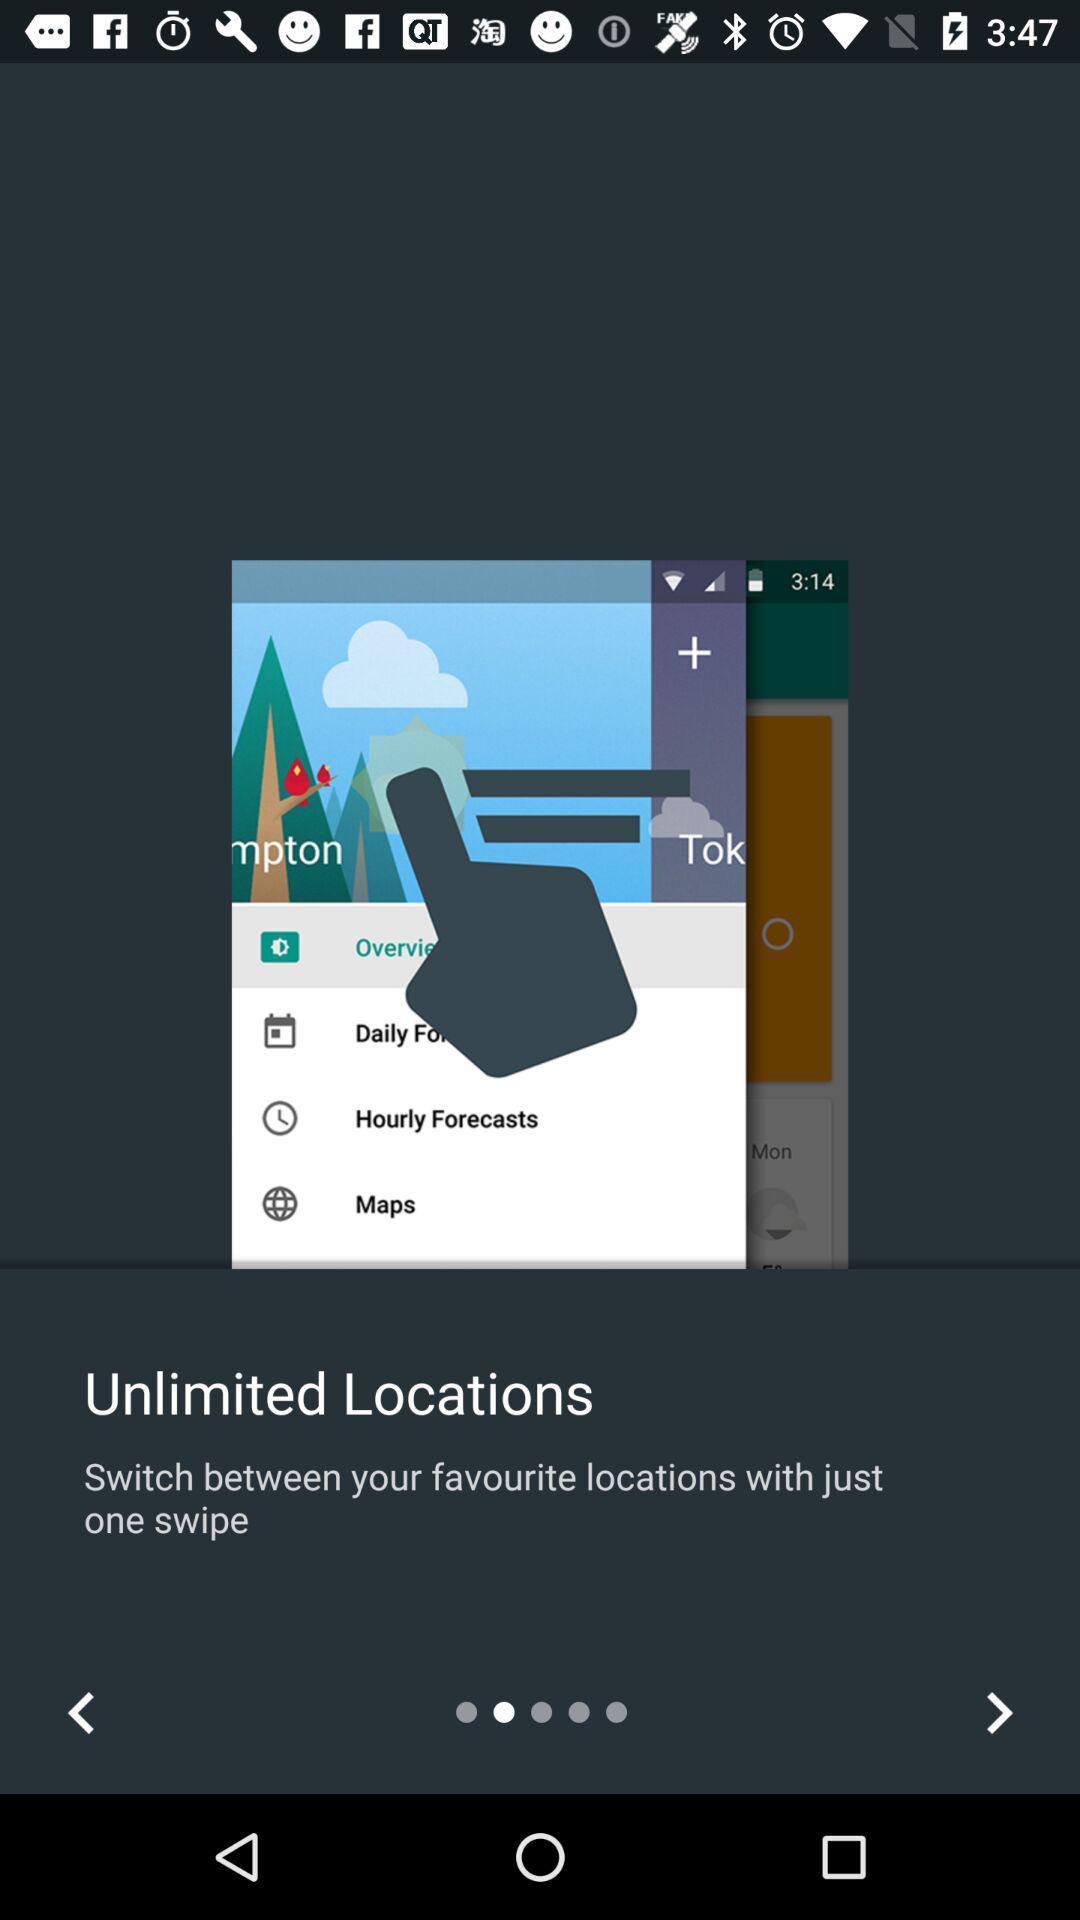 The image size is (1080, 1920). Describe the element at coordinates (998, 1711) in the screenshot. I see `icon at the bottom right corner` at that location.